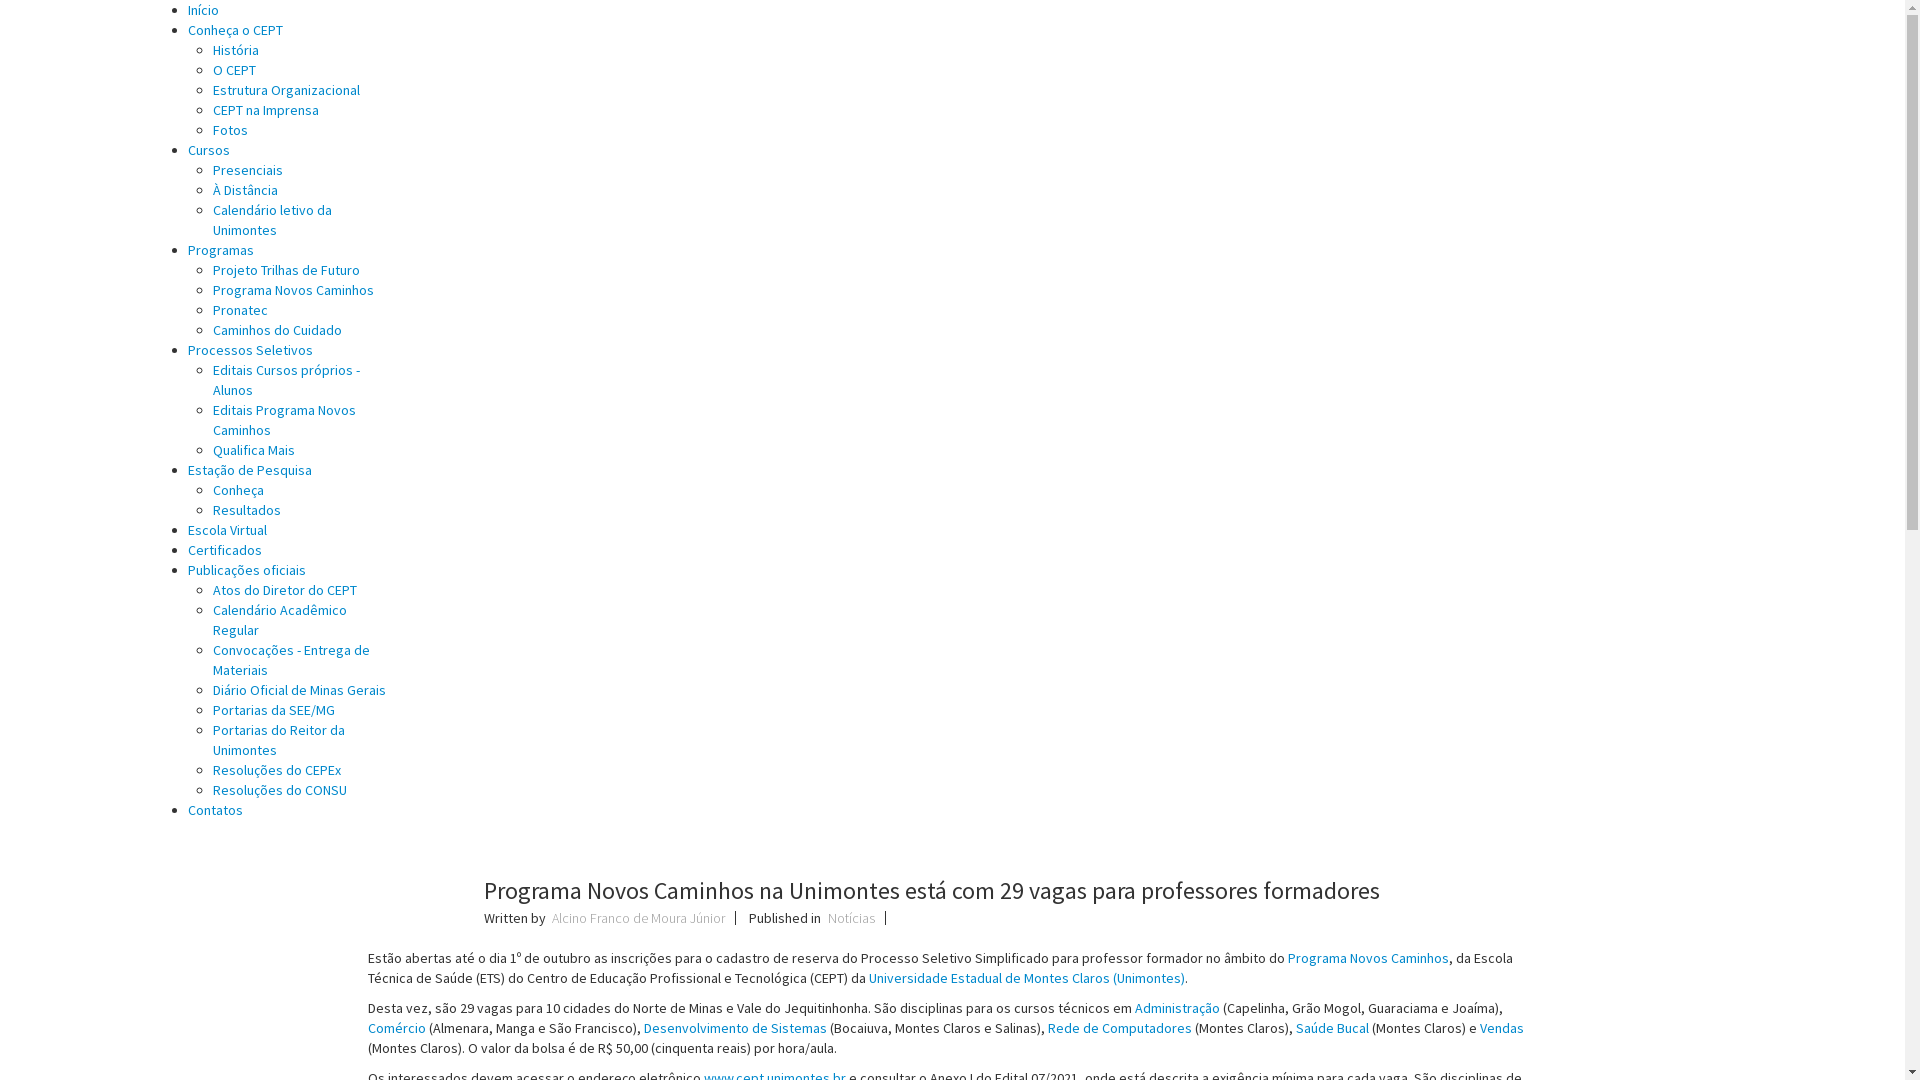  Describe the element at coordinates (1046, 1028) in the screenshot. I see `'Rede de Computadores'` at that location.